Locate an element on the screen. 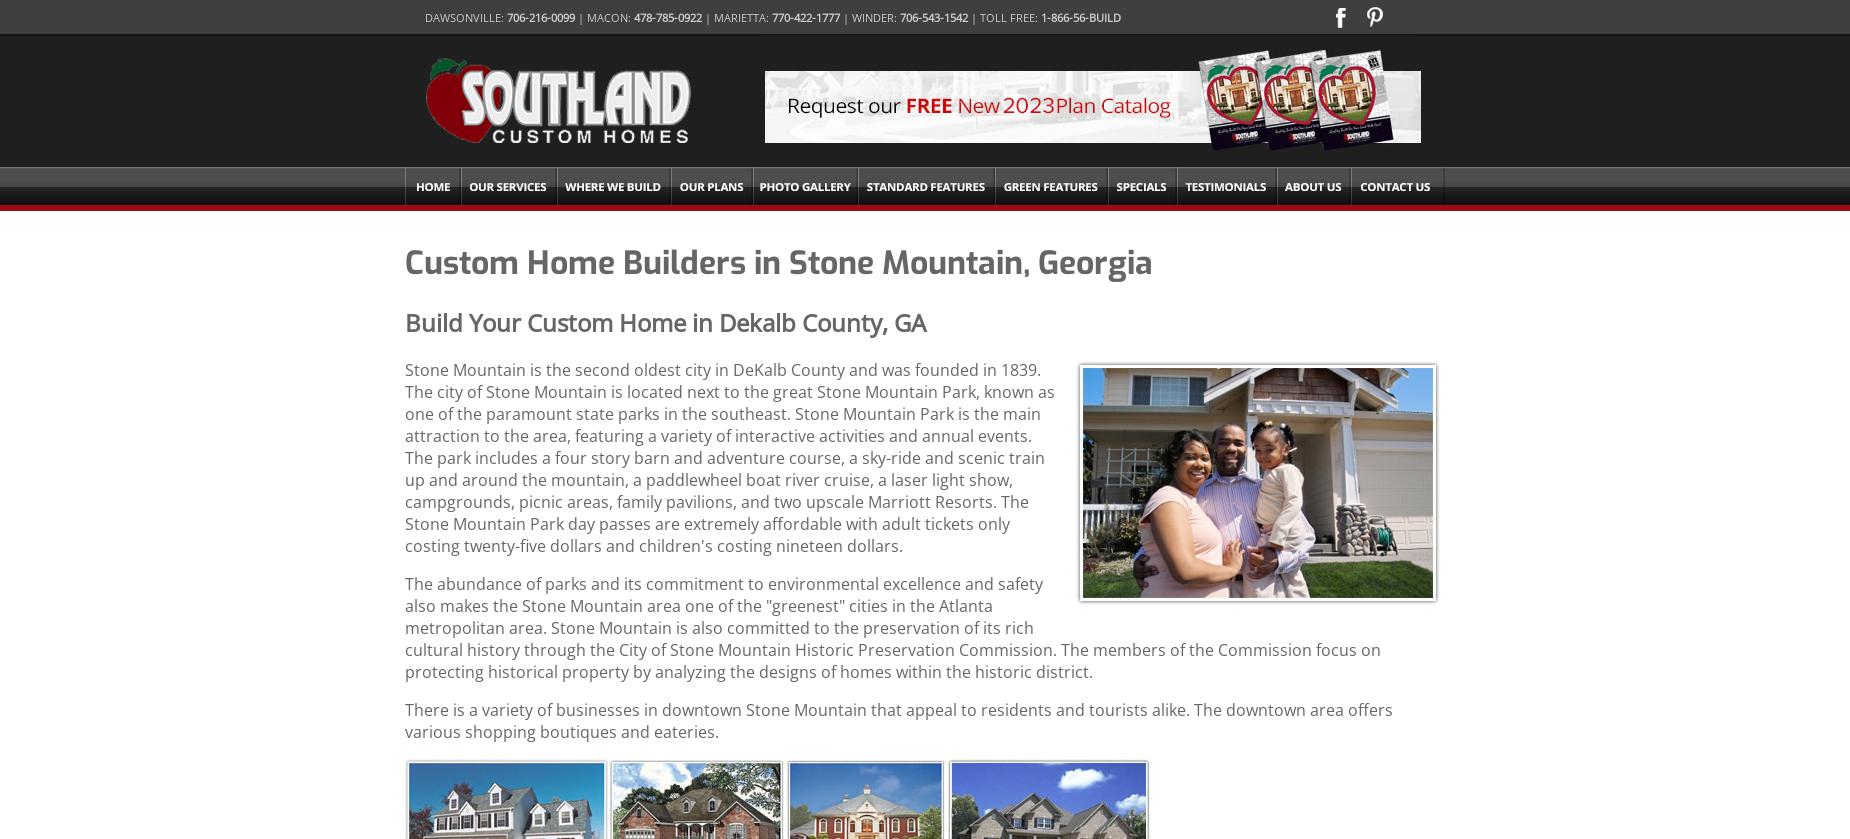  '|  Macon:' is located at coordinates (604, 17).